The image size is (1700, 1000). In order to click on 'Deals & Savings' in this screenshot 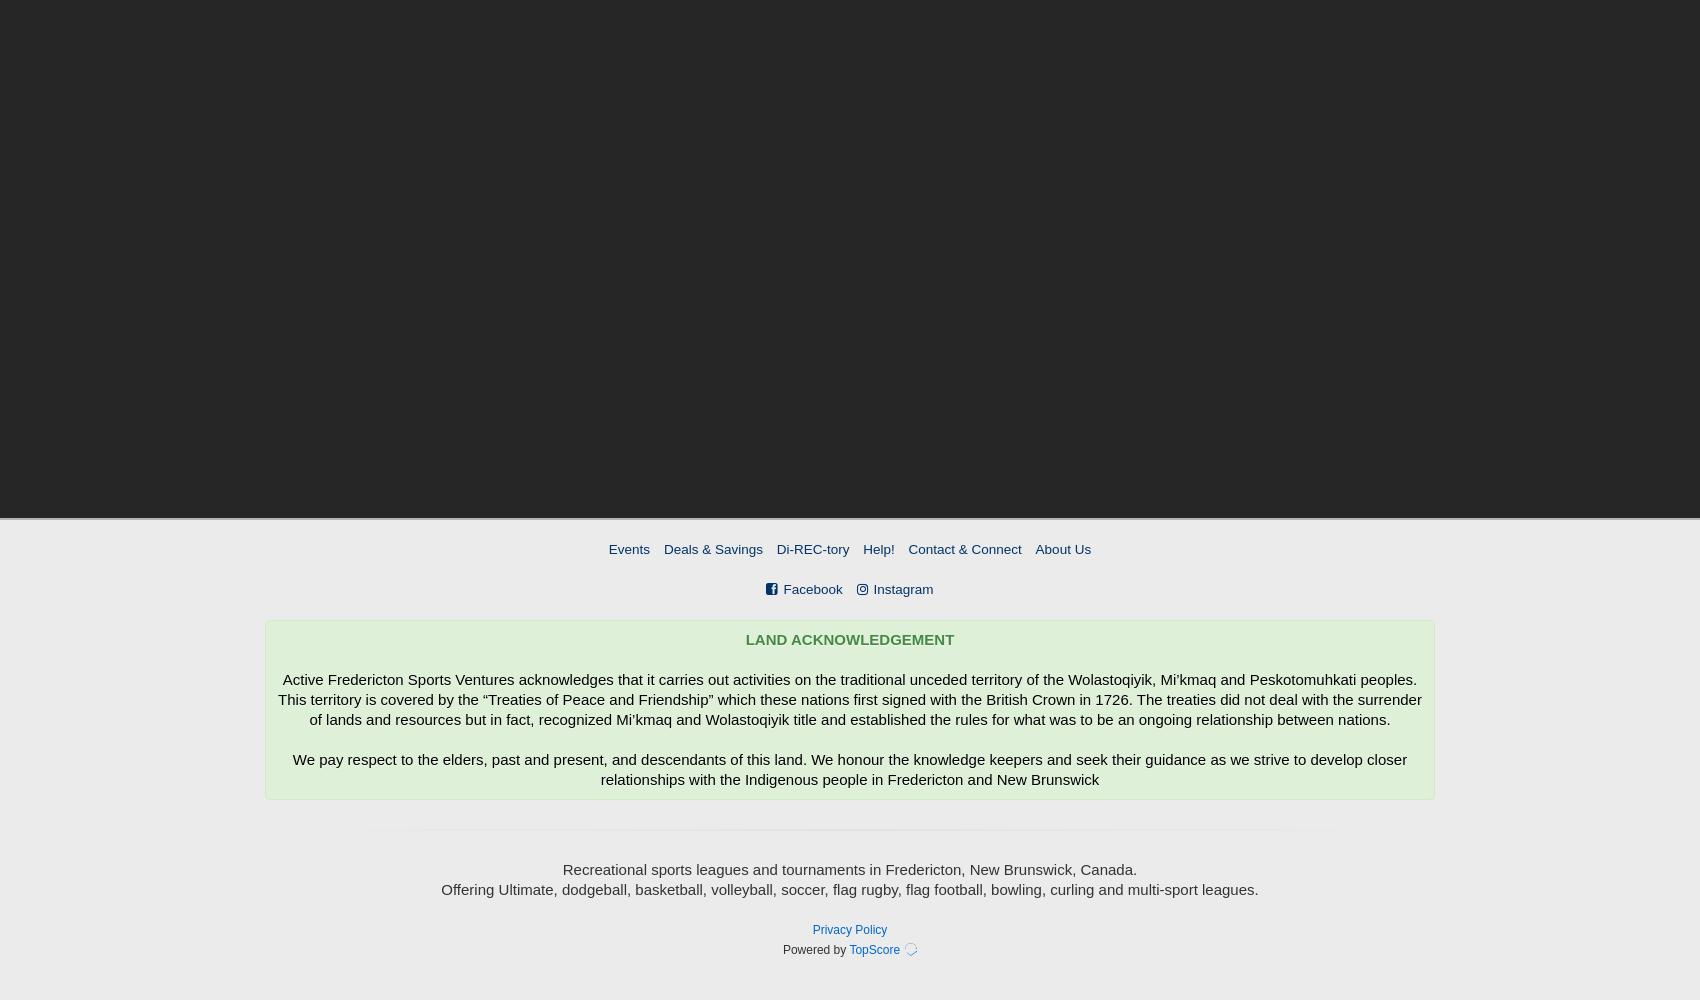, I will do `click(663, 549)`.